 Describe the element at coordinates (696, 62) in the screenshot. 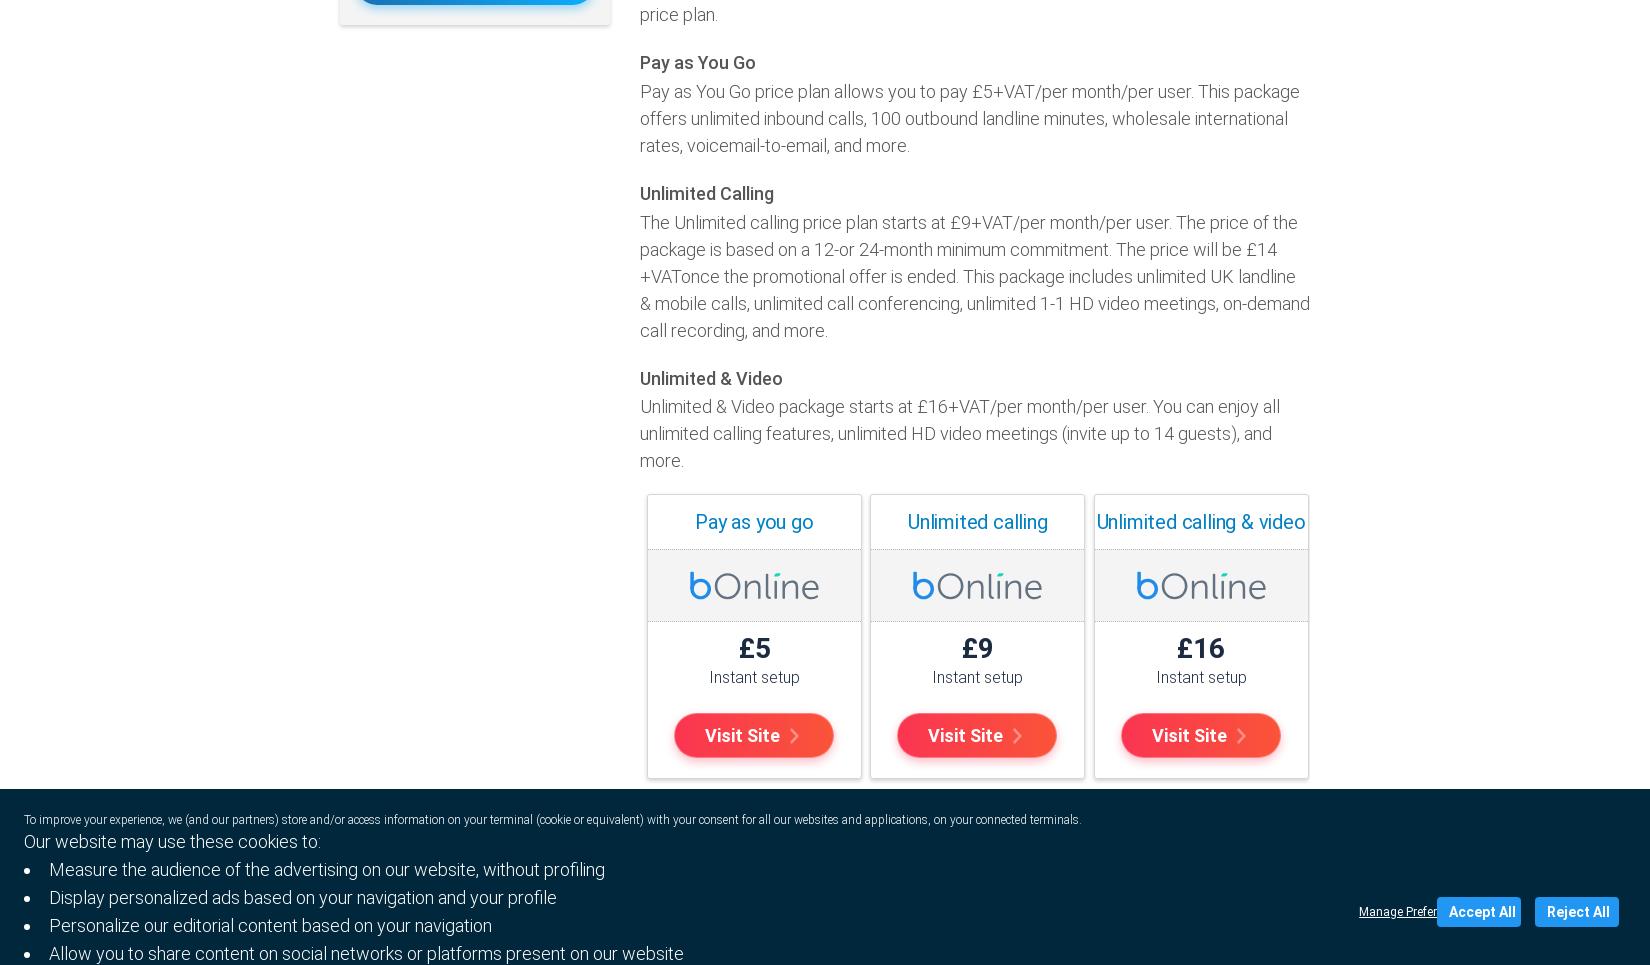

I see `'Pay as You Go'` at that location.